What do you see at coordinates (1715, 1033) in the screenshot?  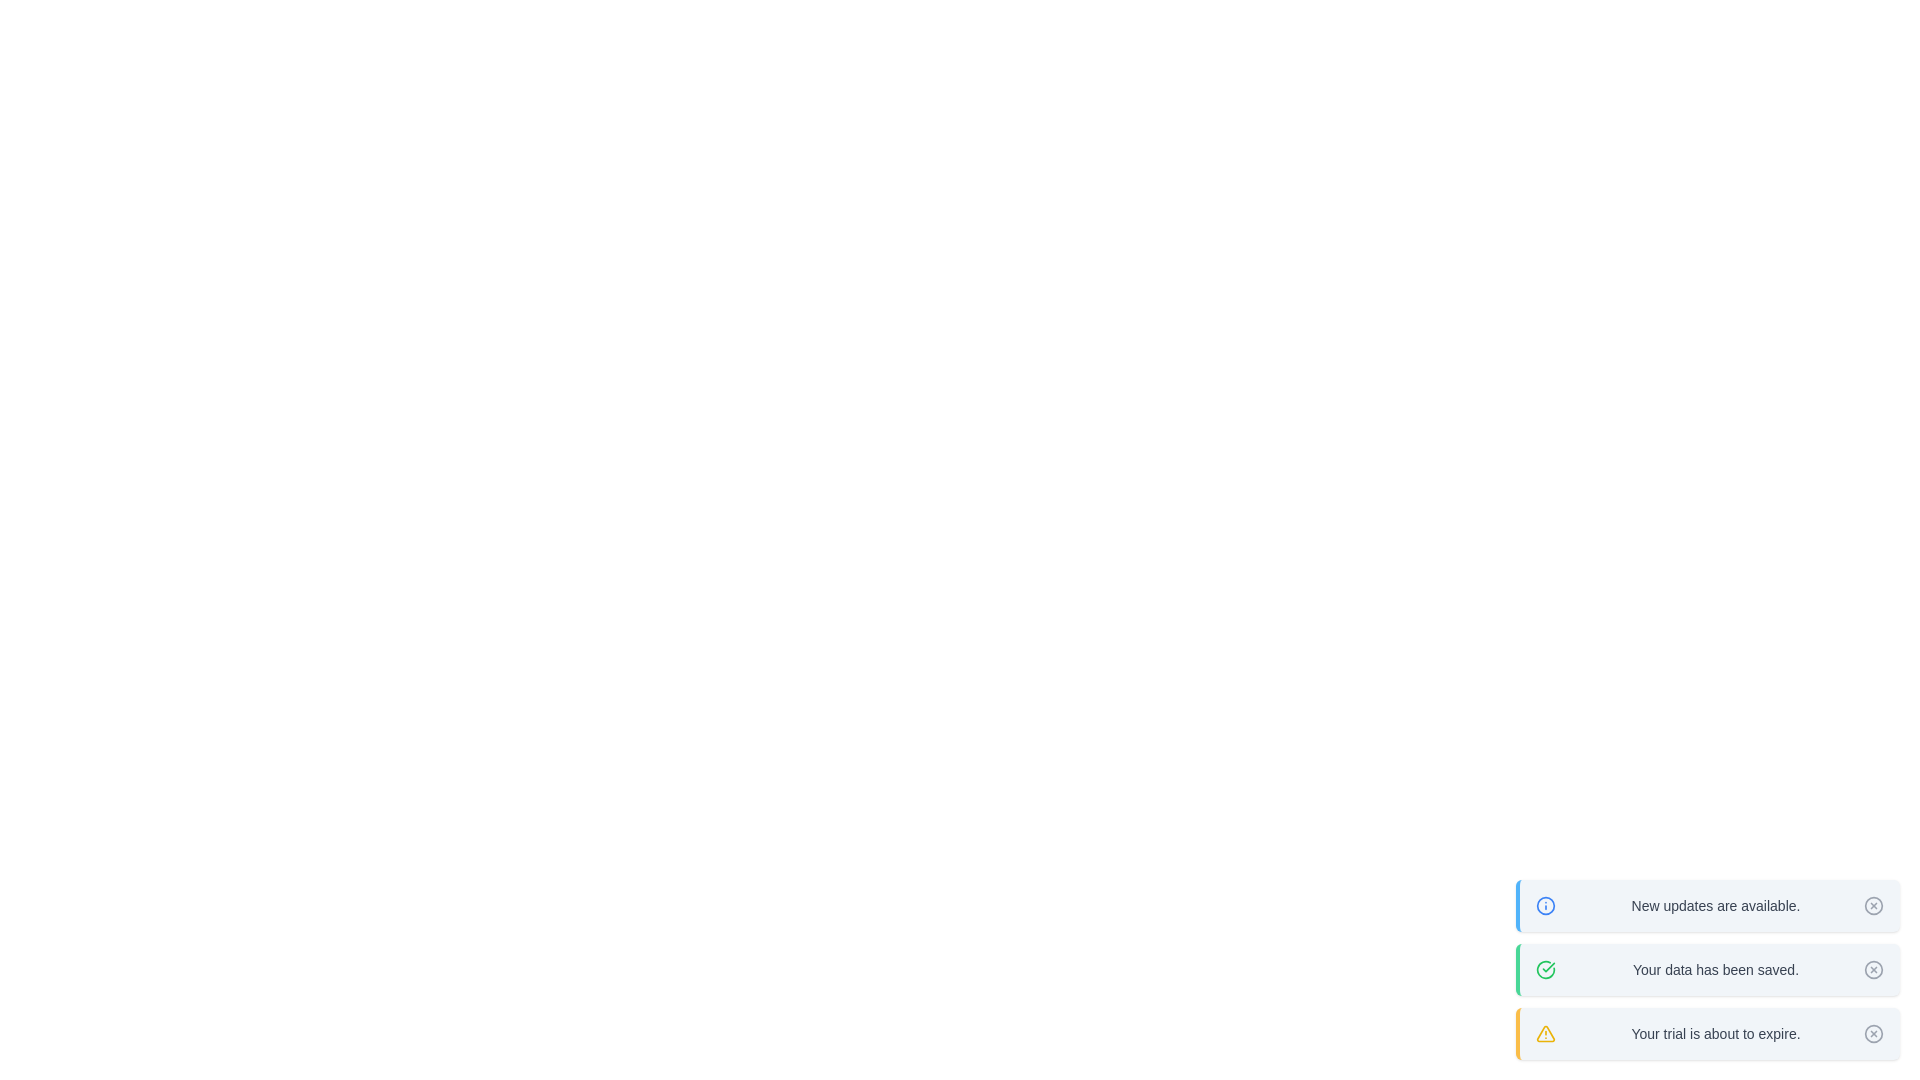 I see `the text label that displays 'Your trial is about to expire.' within the warning notification card located at the bottom-right corner of the interface` at bounding box center [1715, 1033].